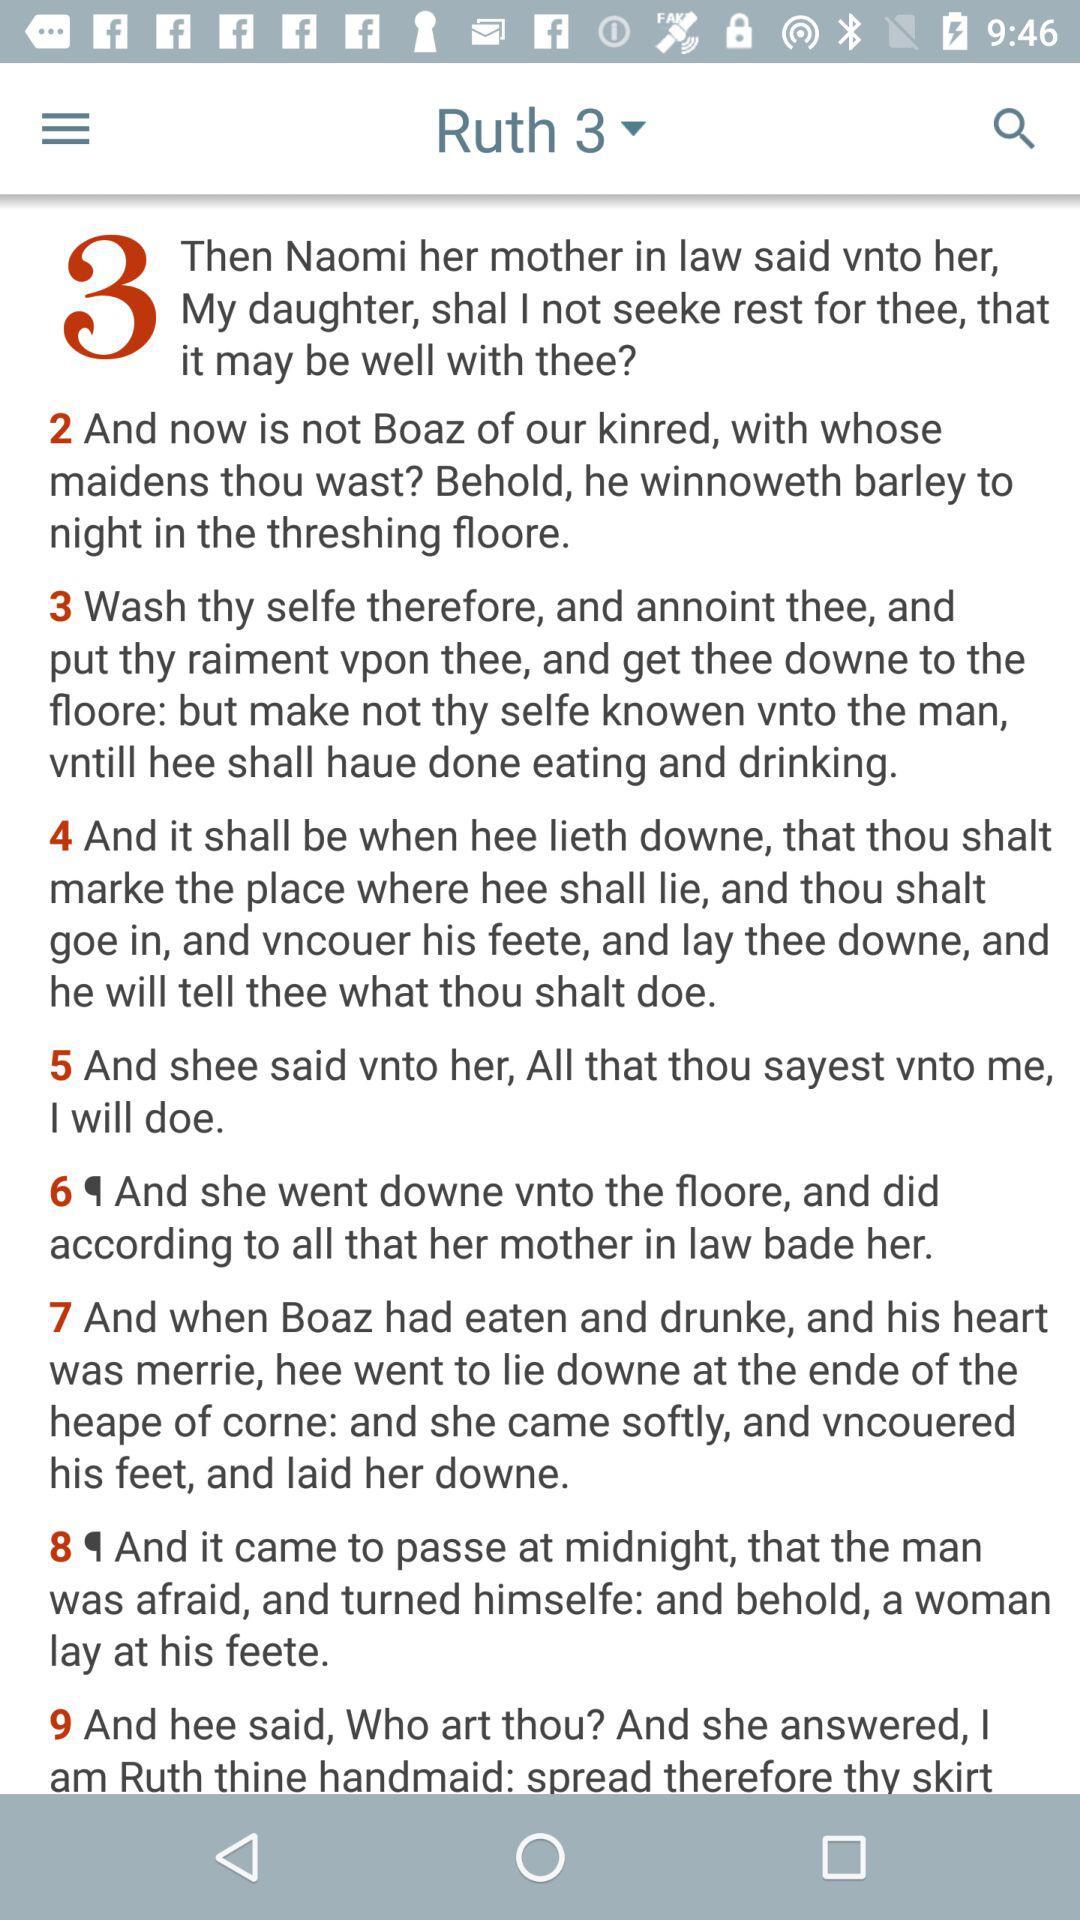 Image resolution: width=1080 pixels, height=1920 pixels. I want to click on the 5 and shee icon, so click(551, 1091).